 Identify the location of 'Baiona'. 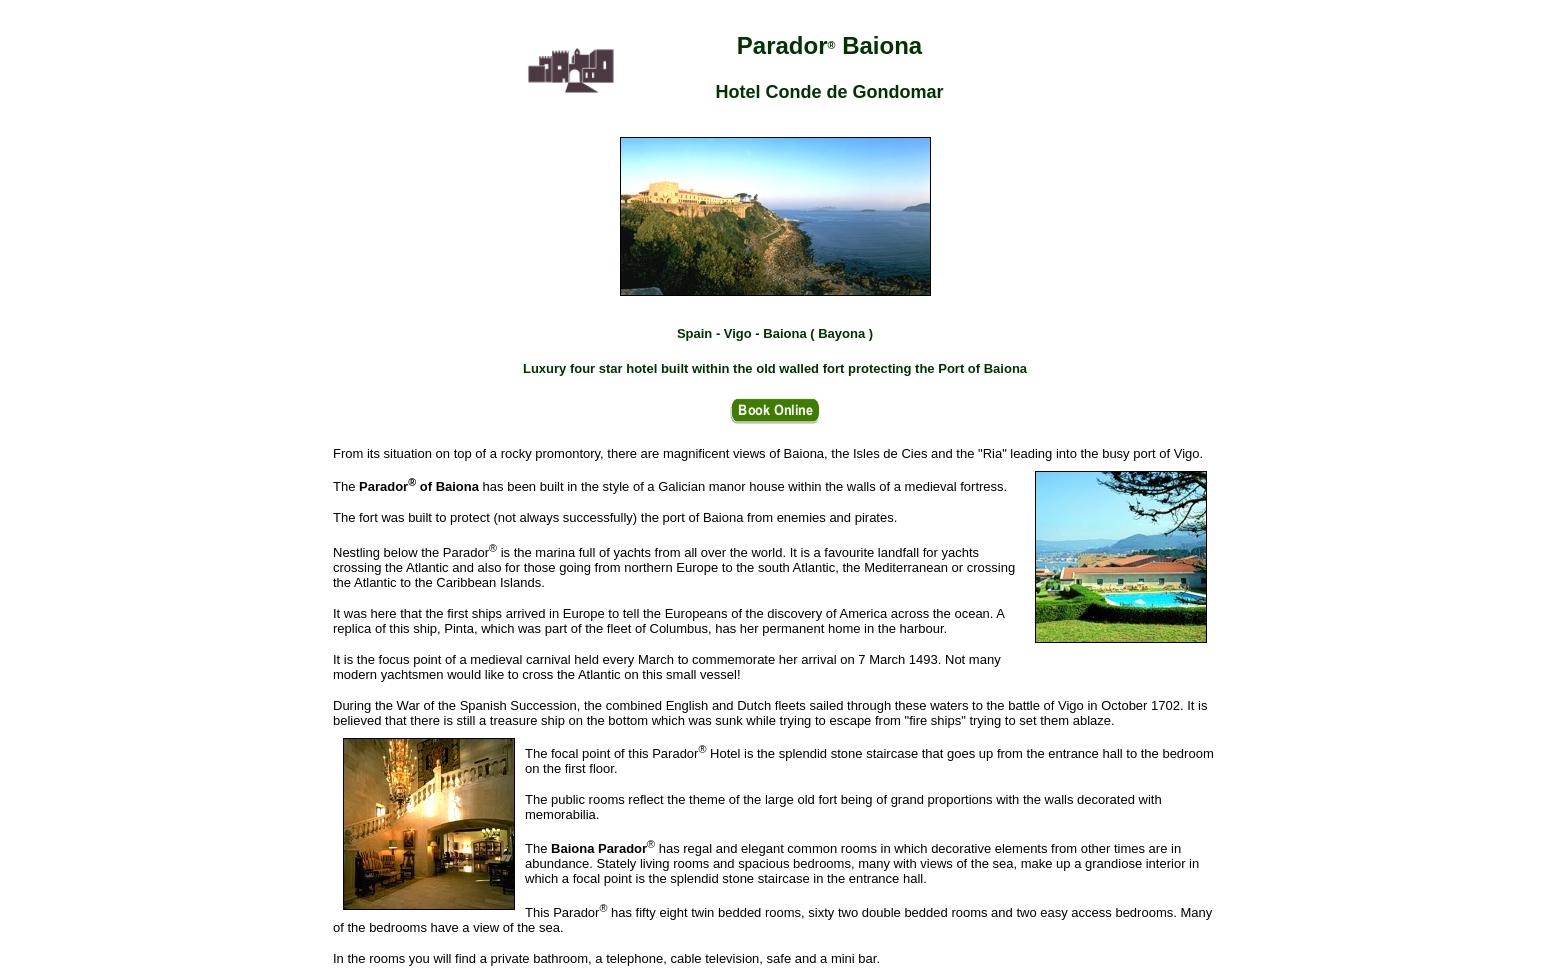
(878, 45).